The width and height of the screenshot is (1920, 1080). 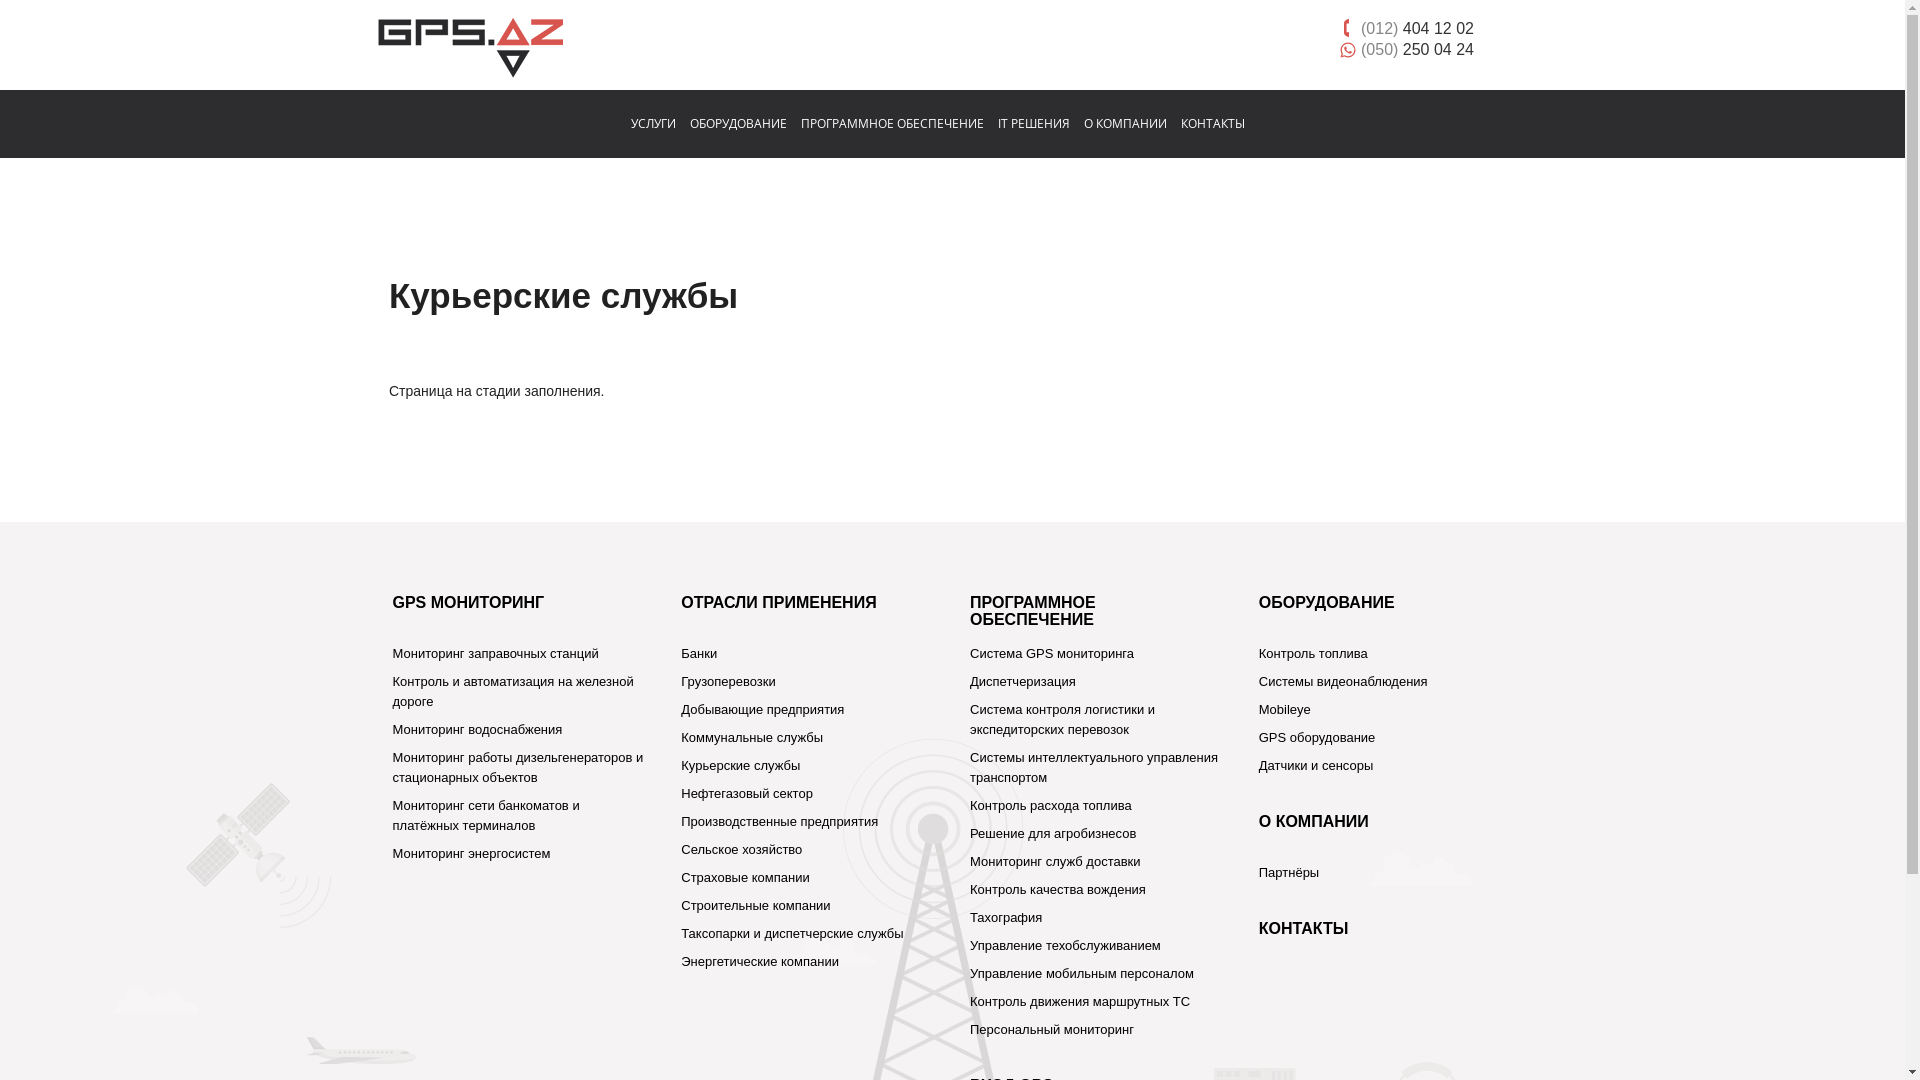 What do you see at coordinates (1416, 48) in the screenshot?
I see `'(050) 250 04 24'` at bounding box center [1416, 48].